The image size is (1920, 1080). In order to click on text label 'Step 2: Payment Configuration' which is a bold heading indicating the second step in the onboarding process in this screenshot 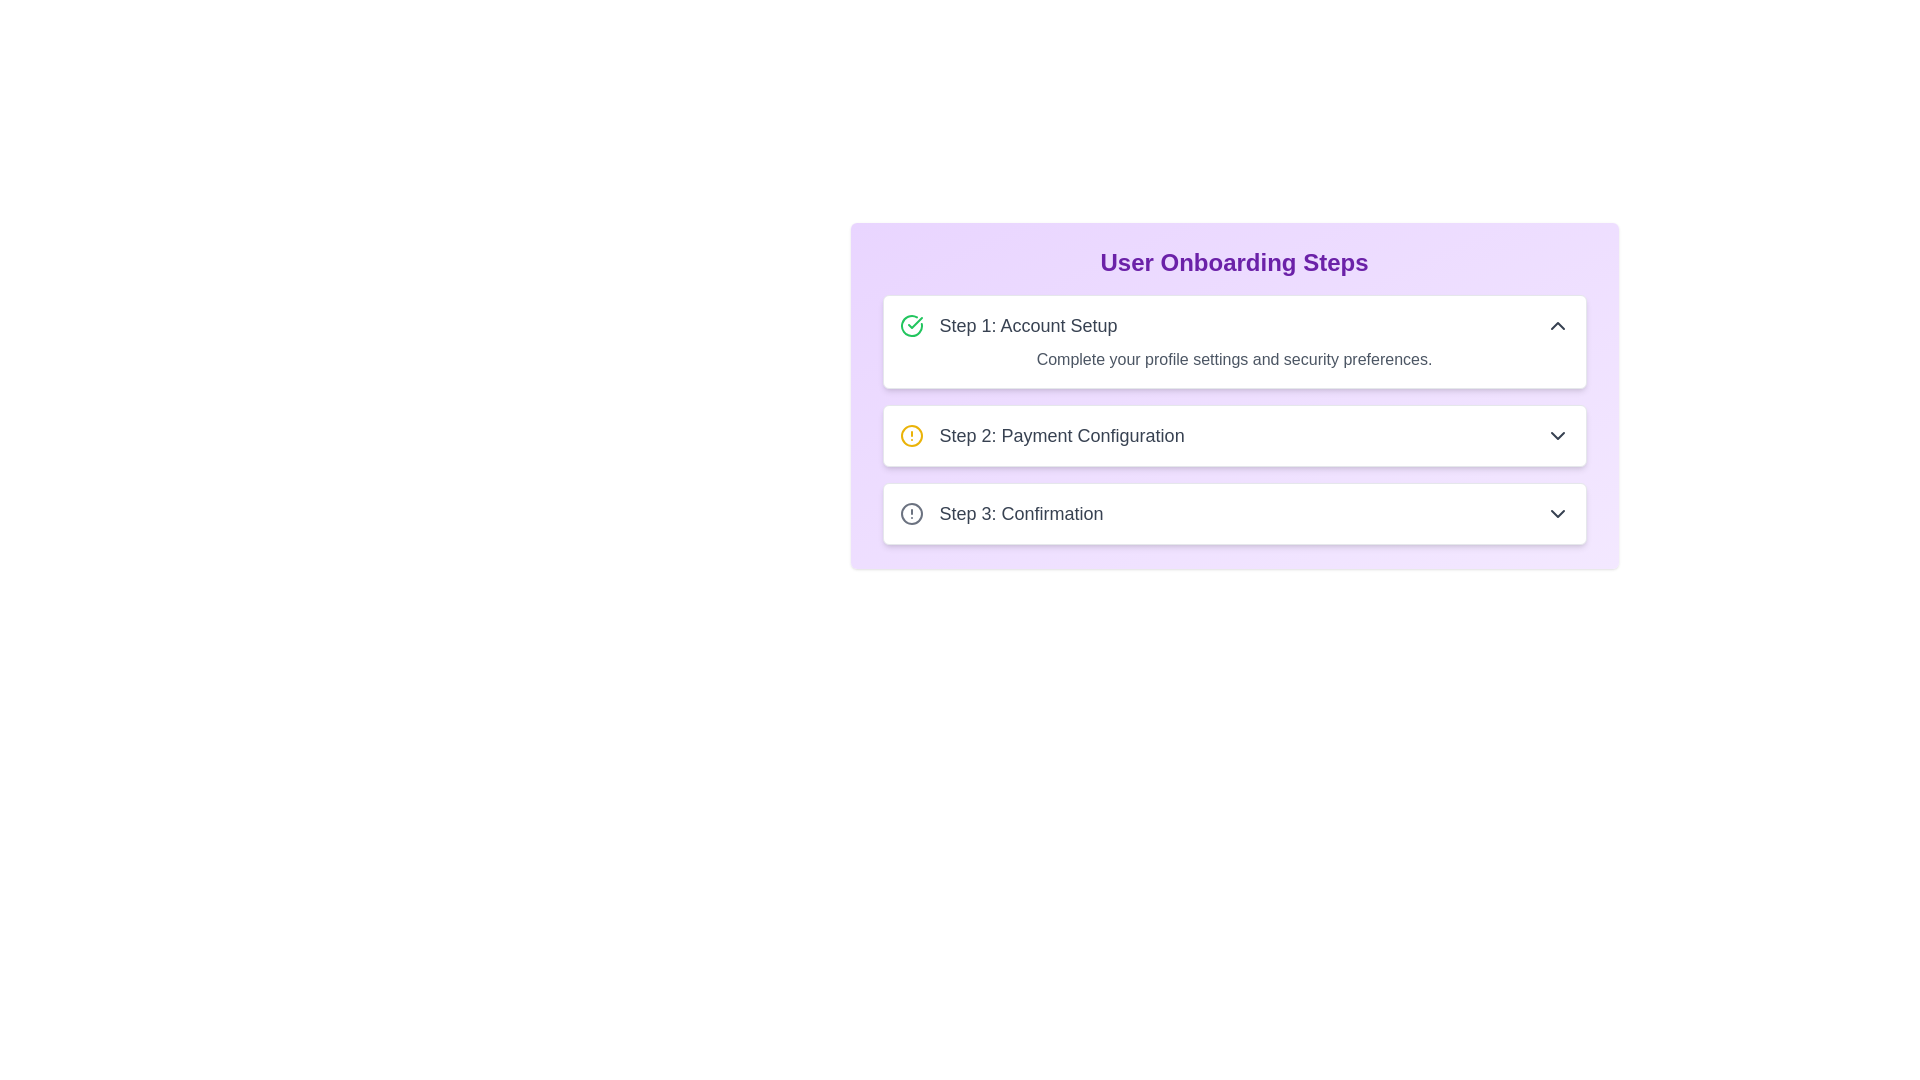, I will do `click(1061, 434)`.